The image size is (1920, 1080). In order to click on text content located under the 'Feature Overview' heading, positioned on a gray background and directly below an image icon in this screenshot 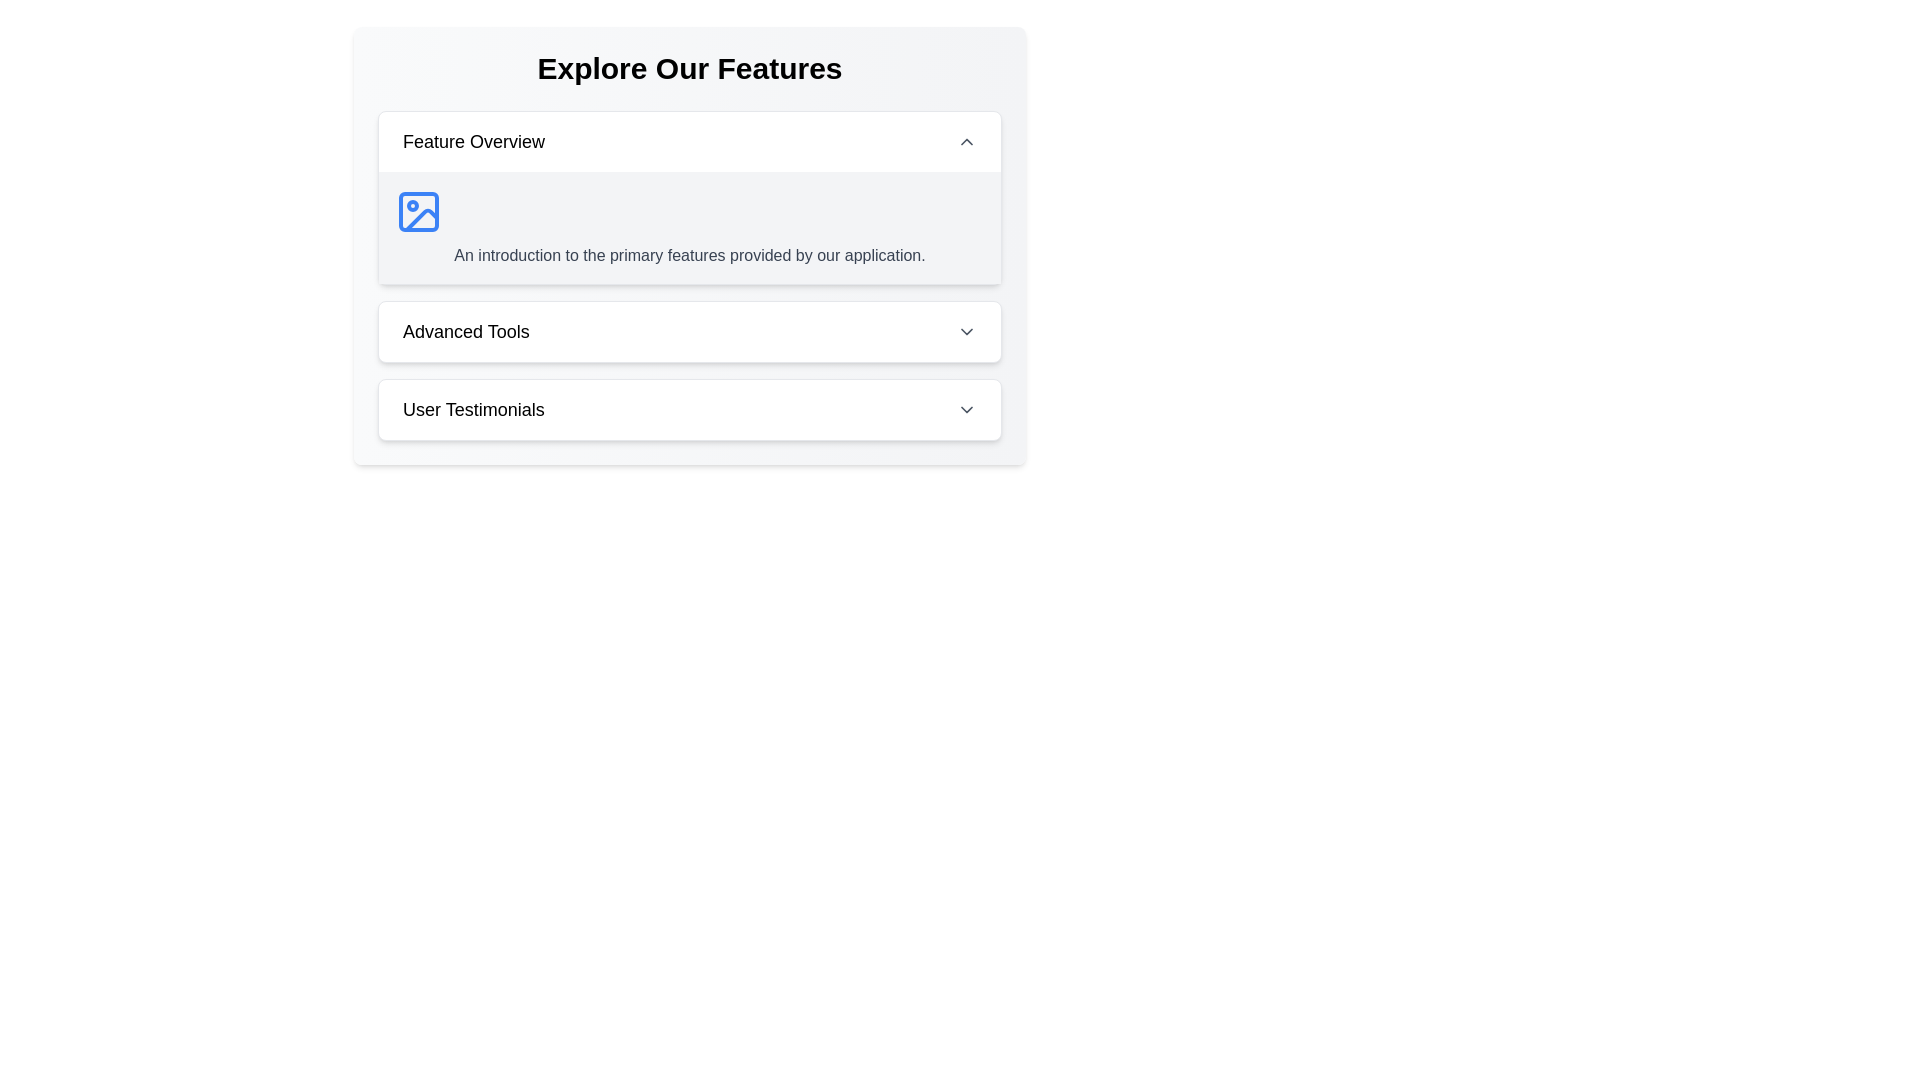, I will do `click(690, 254)`.